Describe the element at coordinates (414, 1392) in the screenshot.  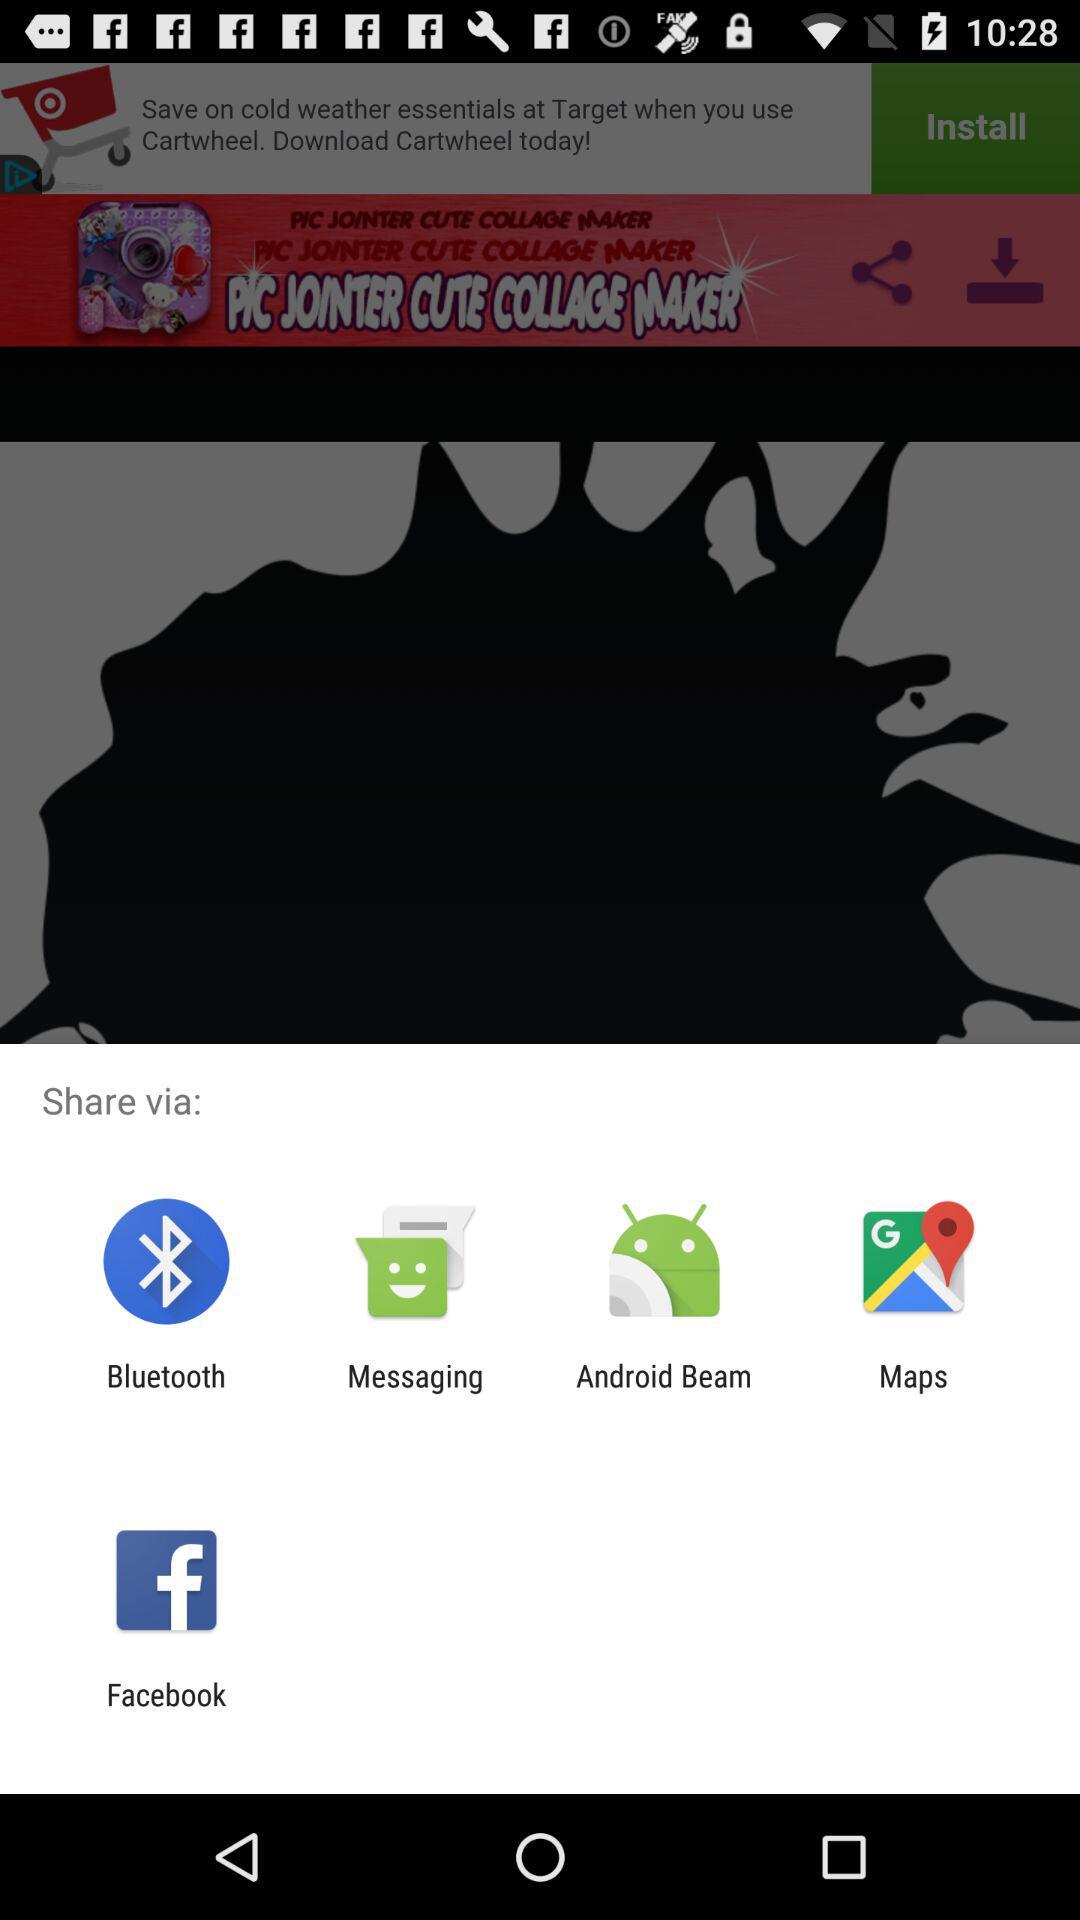
I see `the messaging app` at that location.